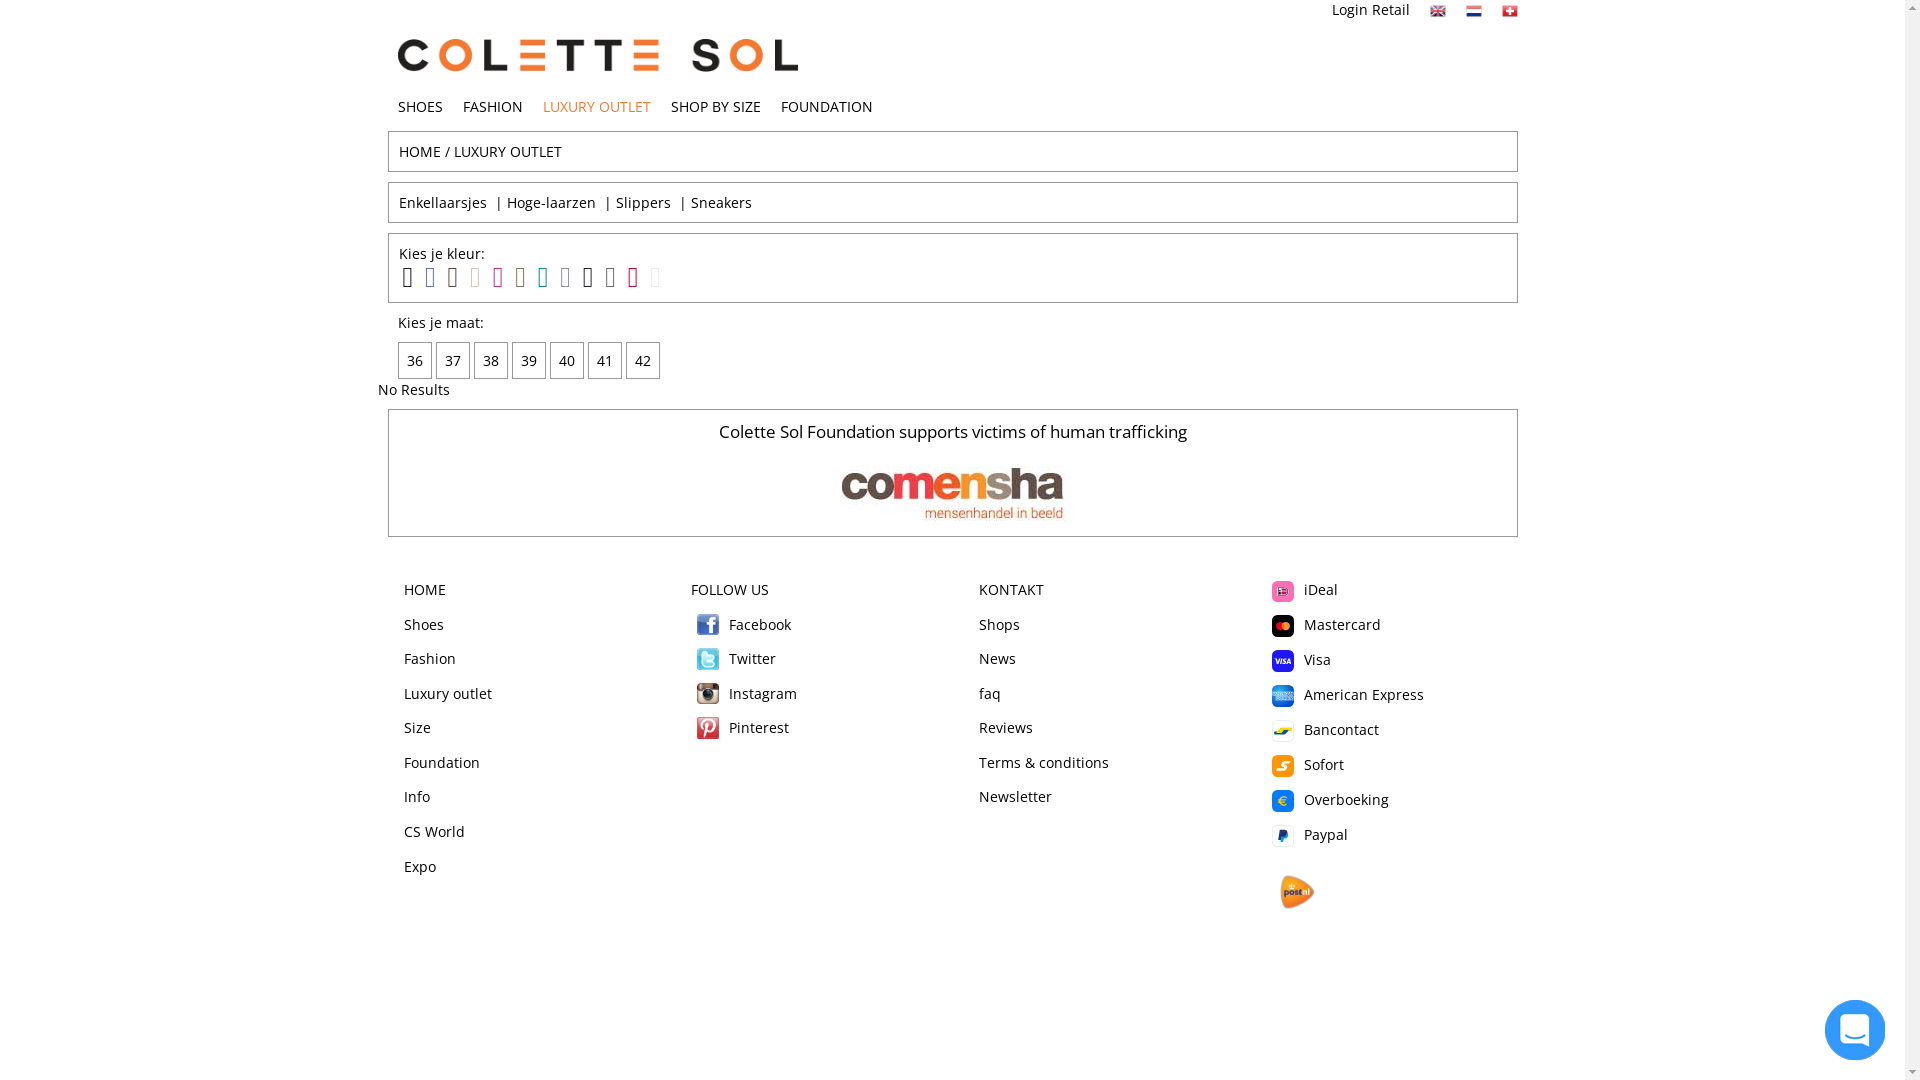 The height and width of the screenshot is (1080, 1920). I want to click on 'Fashion', so click(402, 658).